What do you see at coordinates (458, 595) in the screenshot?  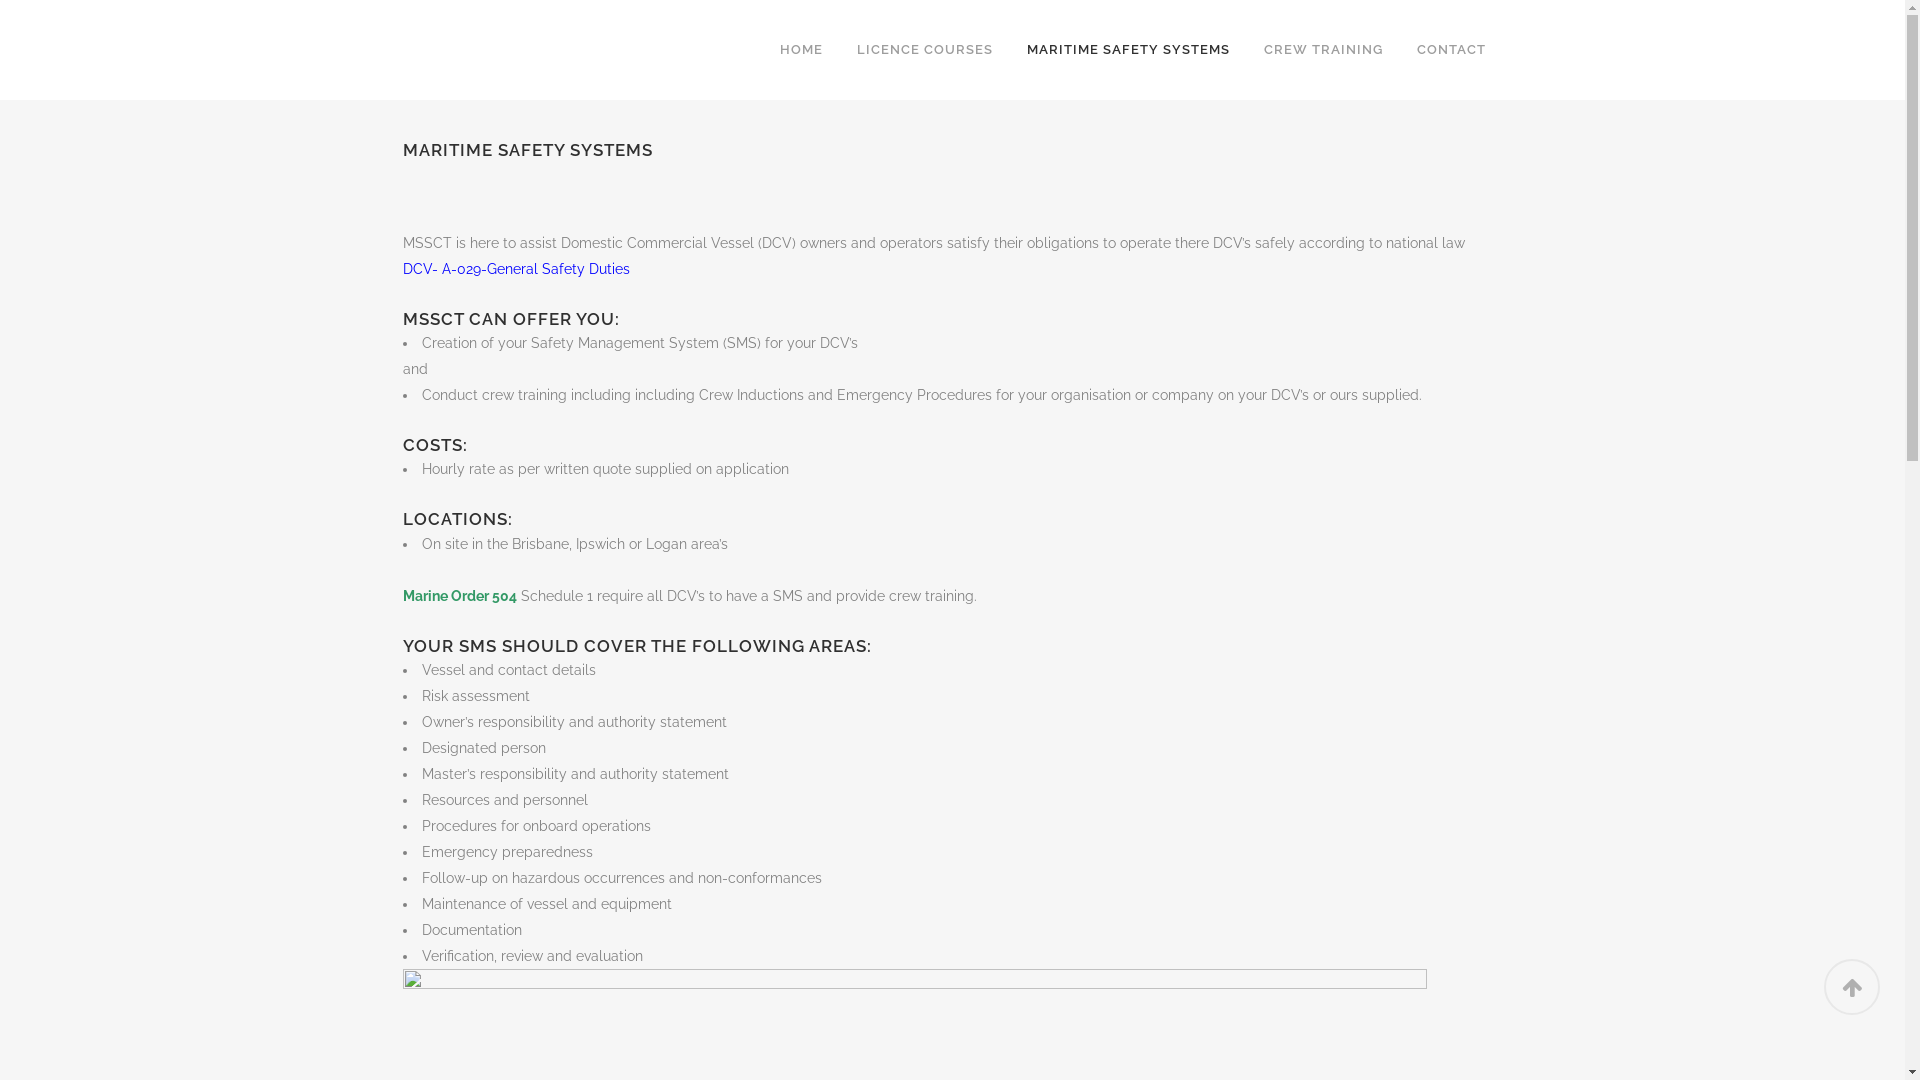 I see `'Marine Order 504'` at bounding box center [458, 595].